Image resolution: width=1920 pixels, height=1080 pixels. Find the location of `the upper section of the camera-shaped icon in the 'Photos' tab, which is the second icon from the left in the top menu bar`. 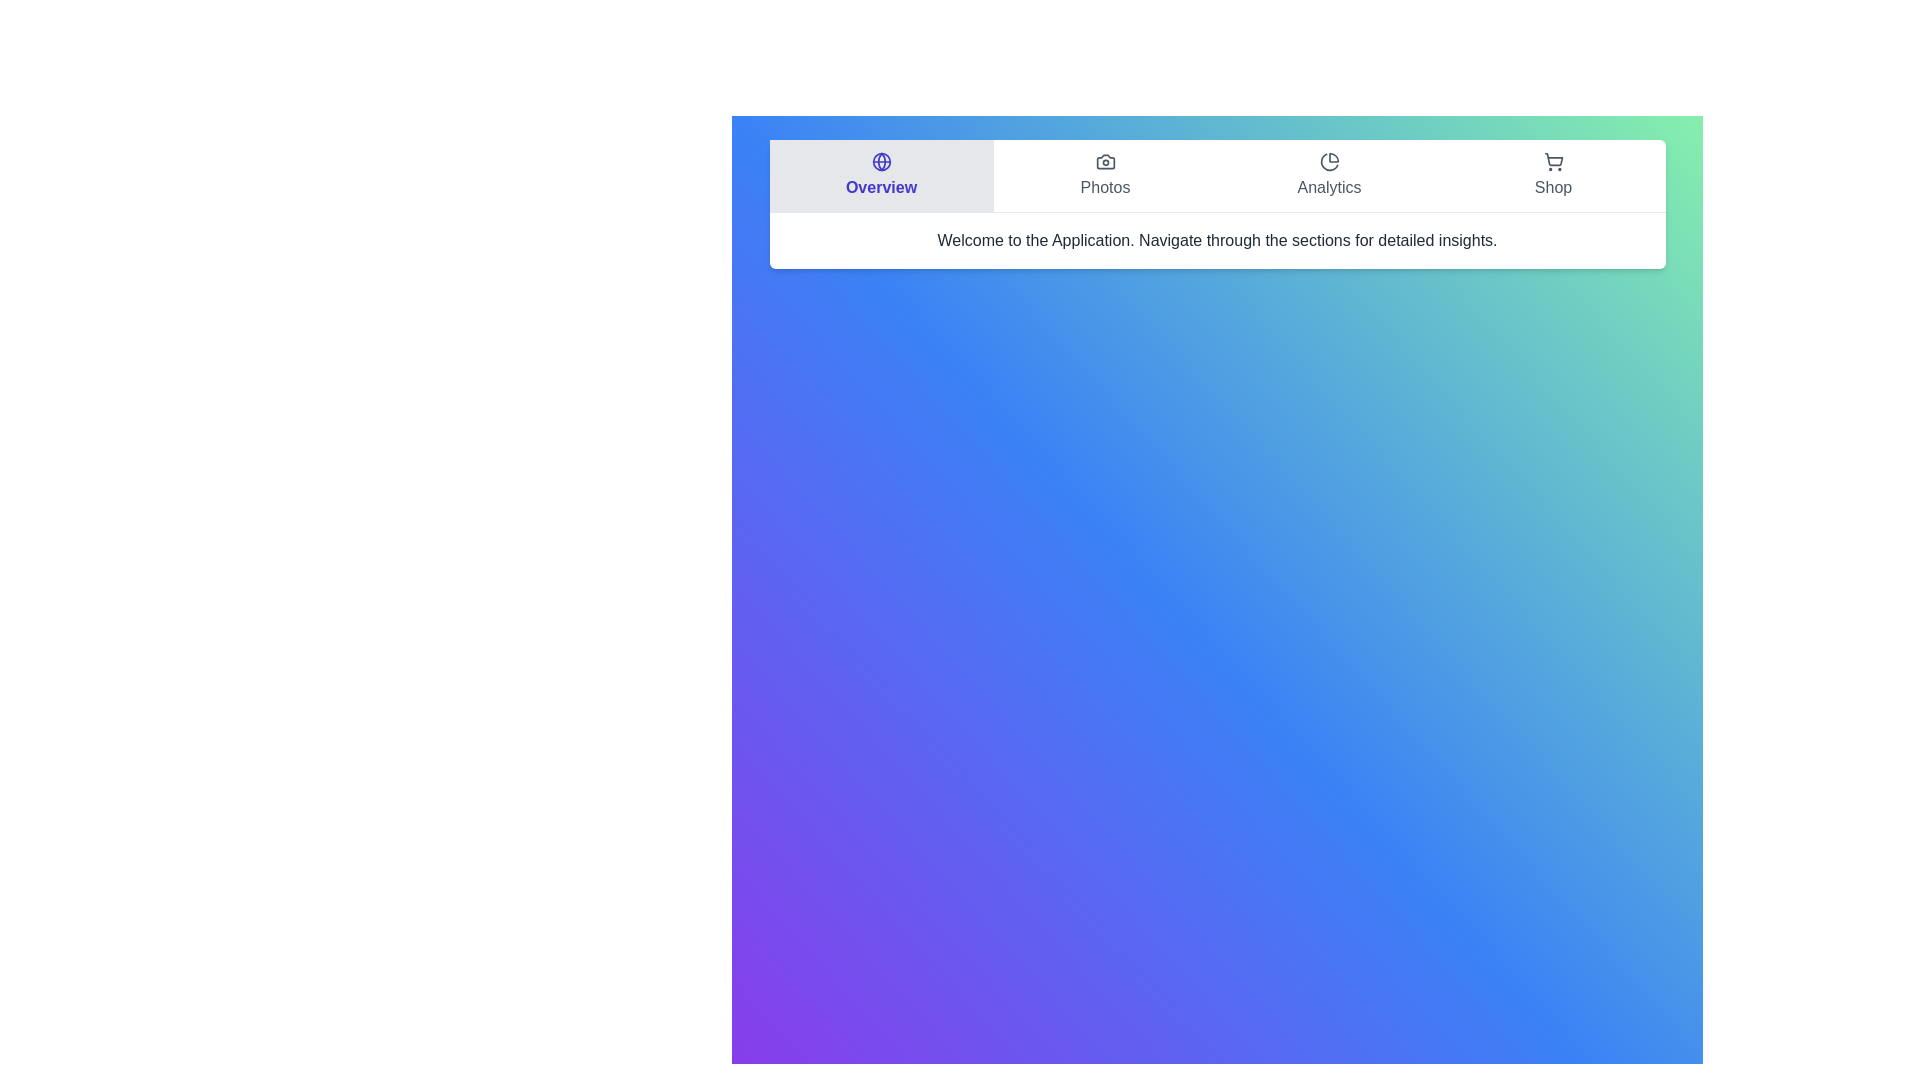

the upper section of the camera-shaped icon in the 'Photos' tab, which is the second icon from the left in the top menu bar is located at coordinates (1104, 161).